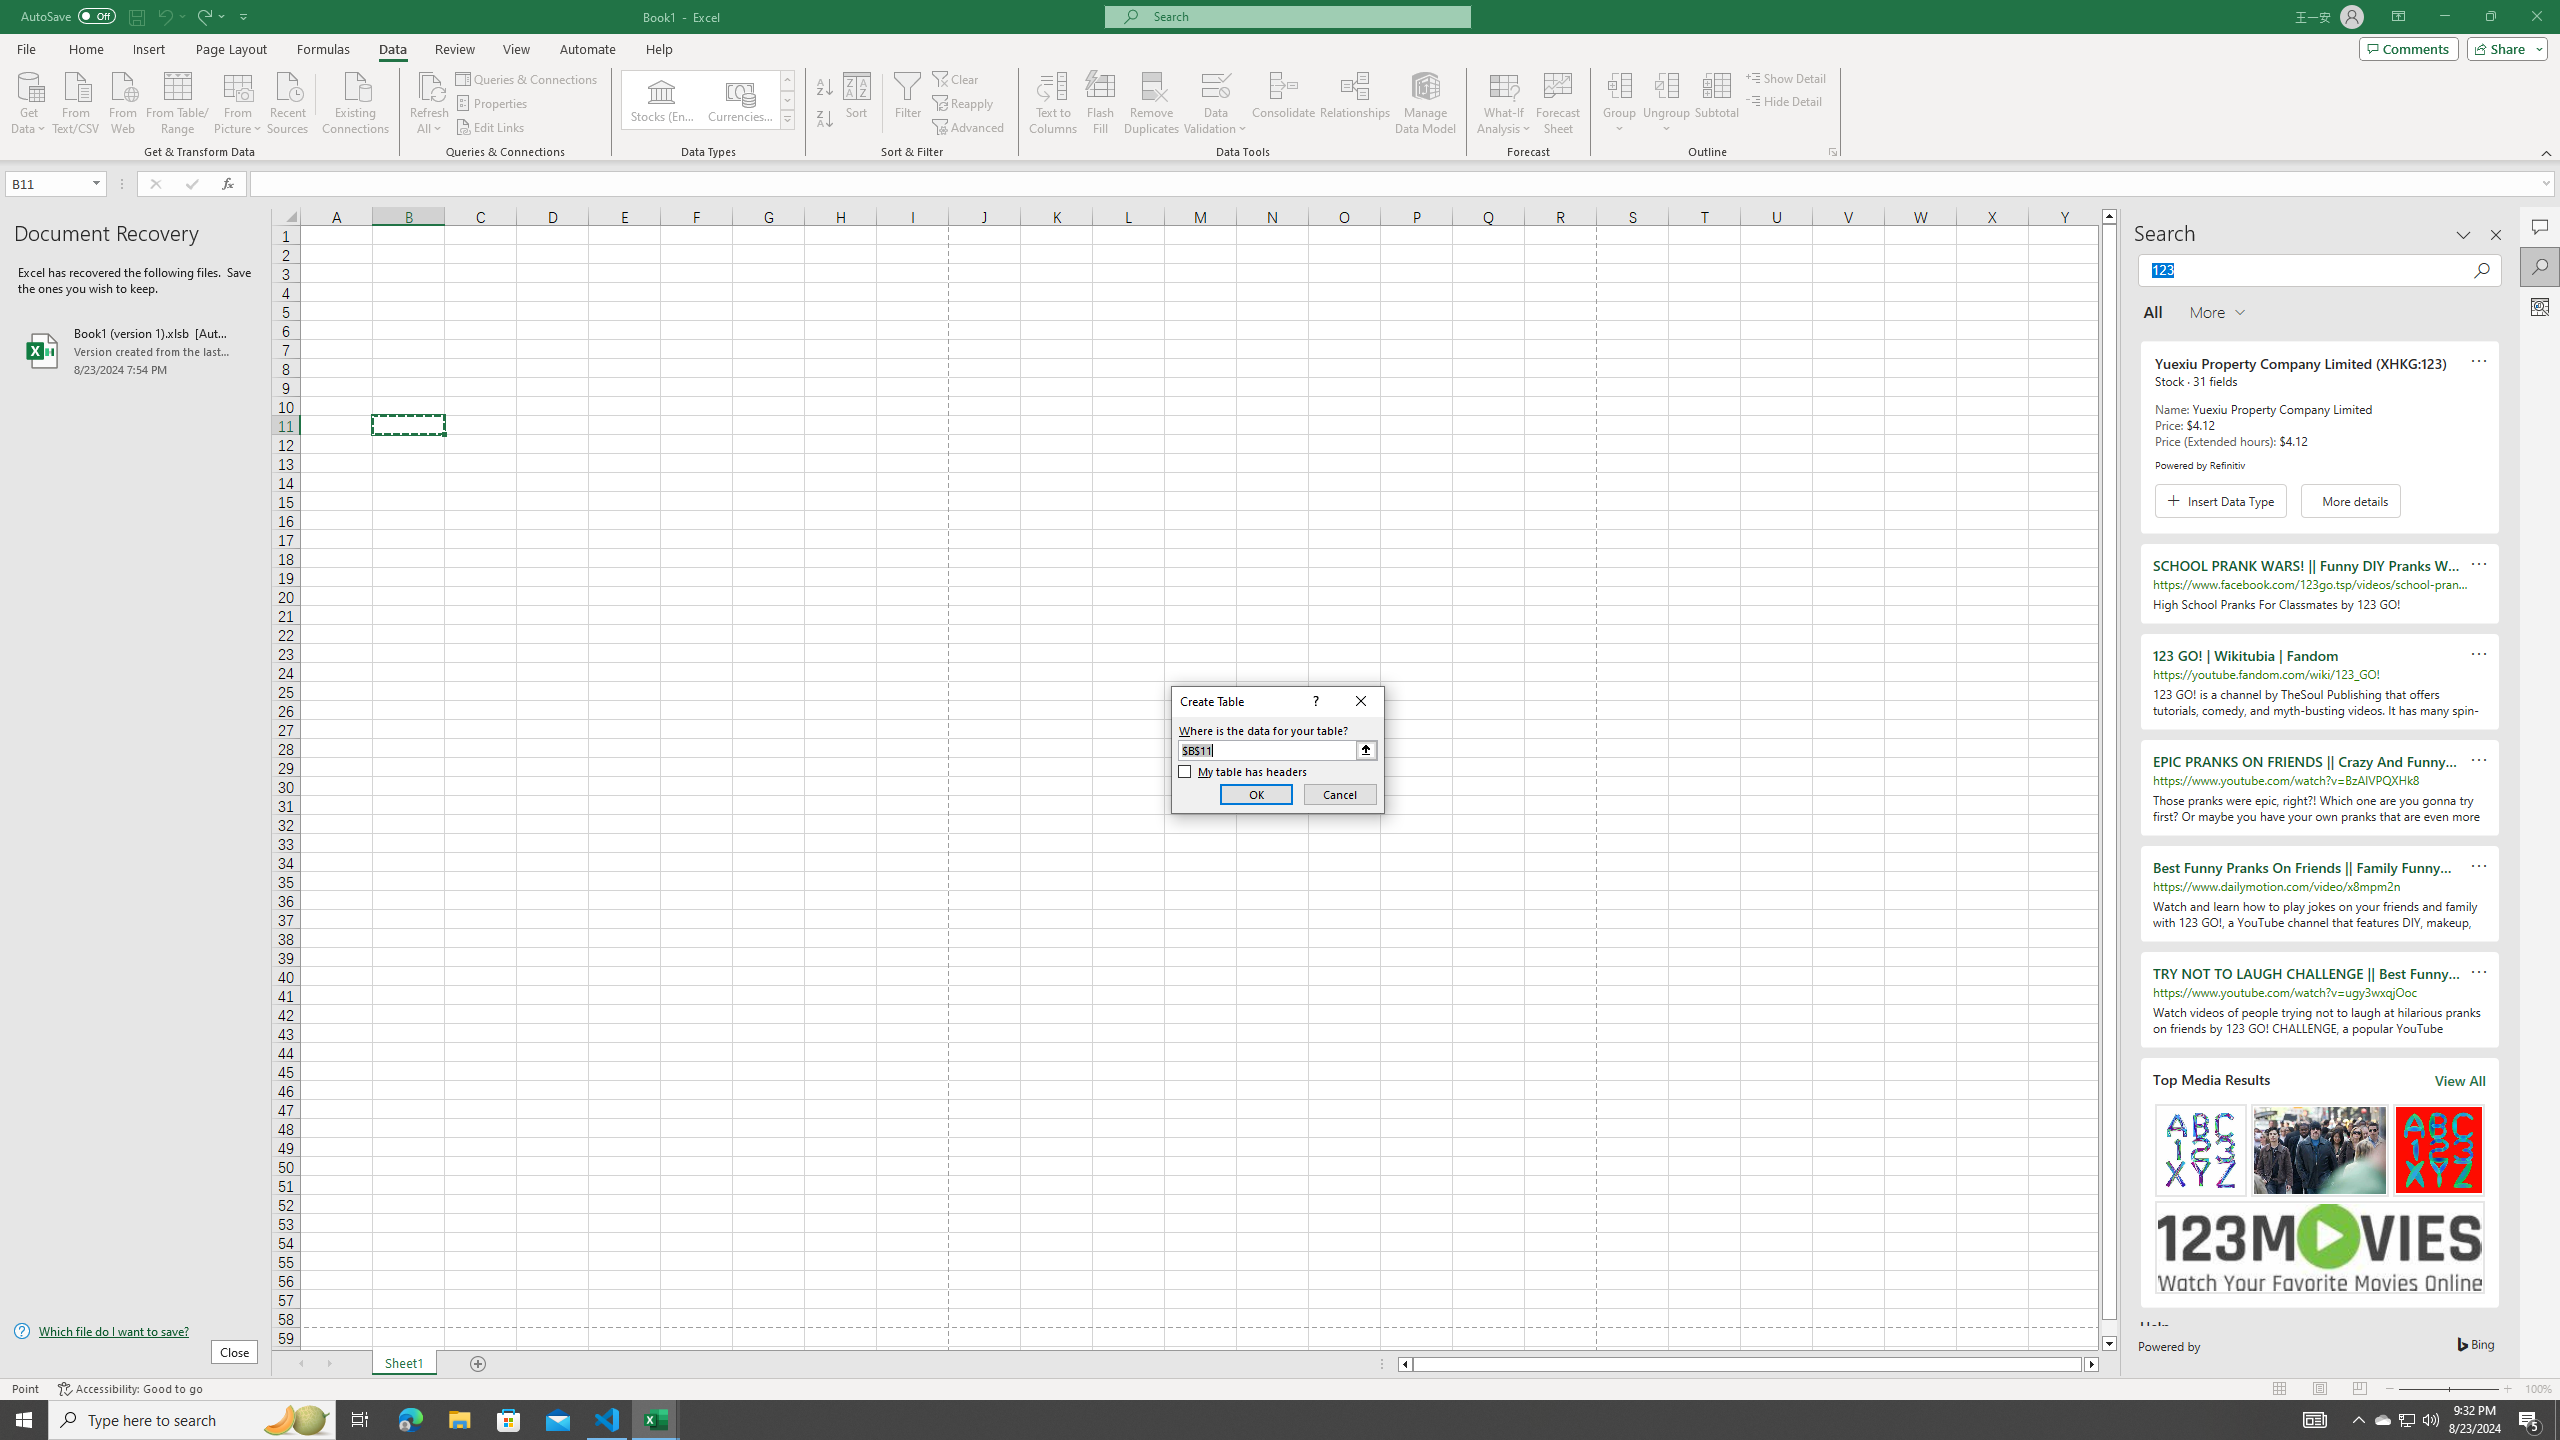  Describe the element at coordinates (787, 118) in the screenshot. I see `'Data Types'` at that location.